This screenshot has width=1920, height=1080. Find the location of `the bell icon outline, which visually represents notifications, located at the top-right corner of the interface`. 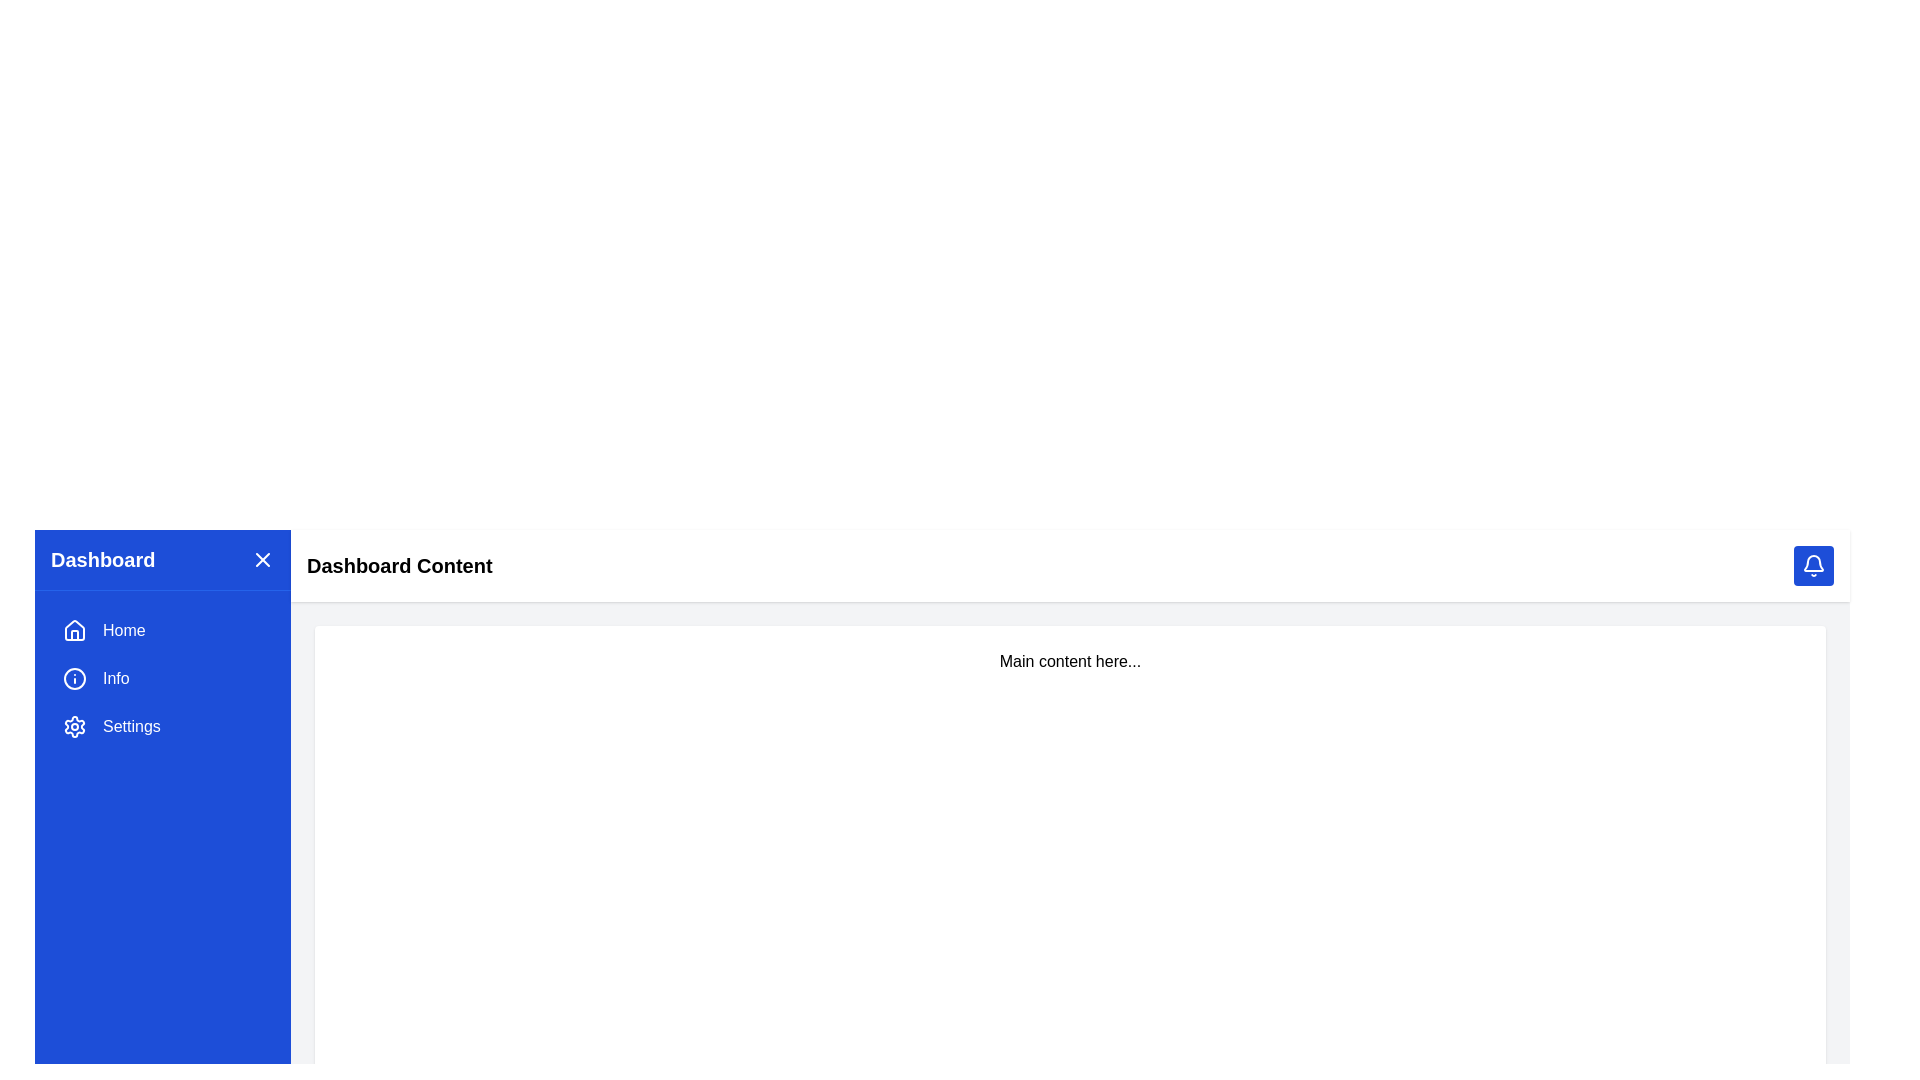

the bell icon outline, which visually represents notifications, located at the top-right corner of the interface is located at coordinates (1814, 563).